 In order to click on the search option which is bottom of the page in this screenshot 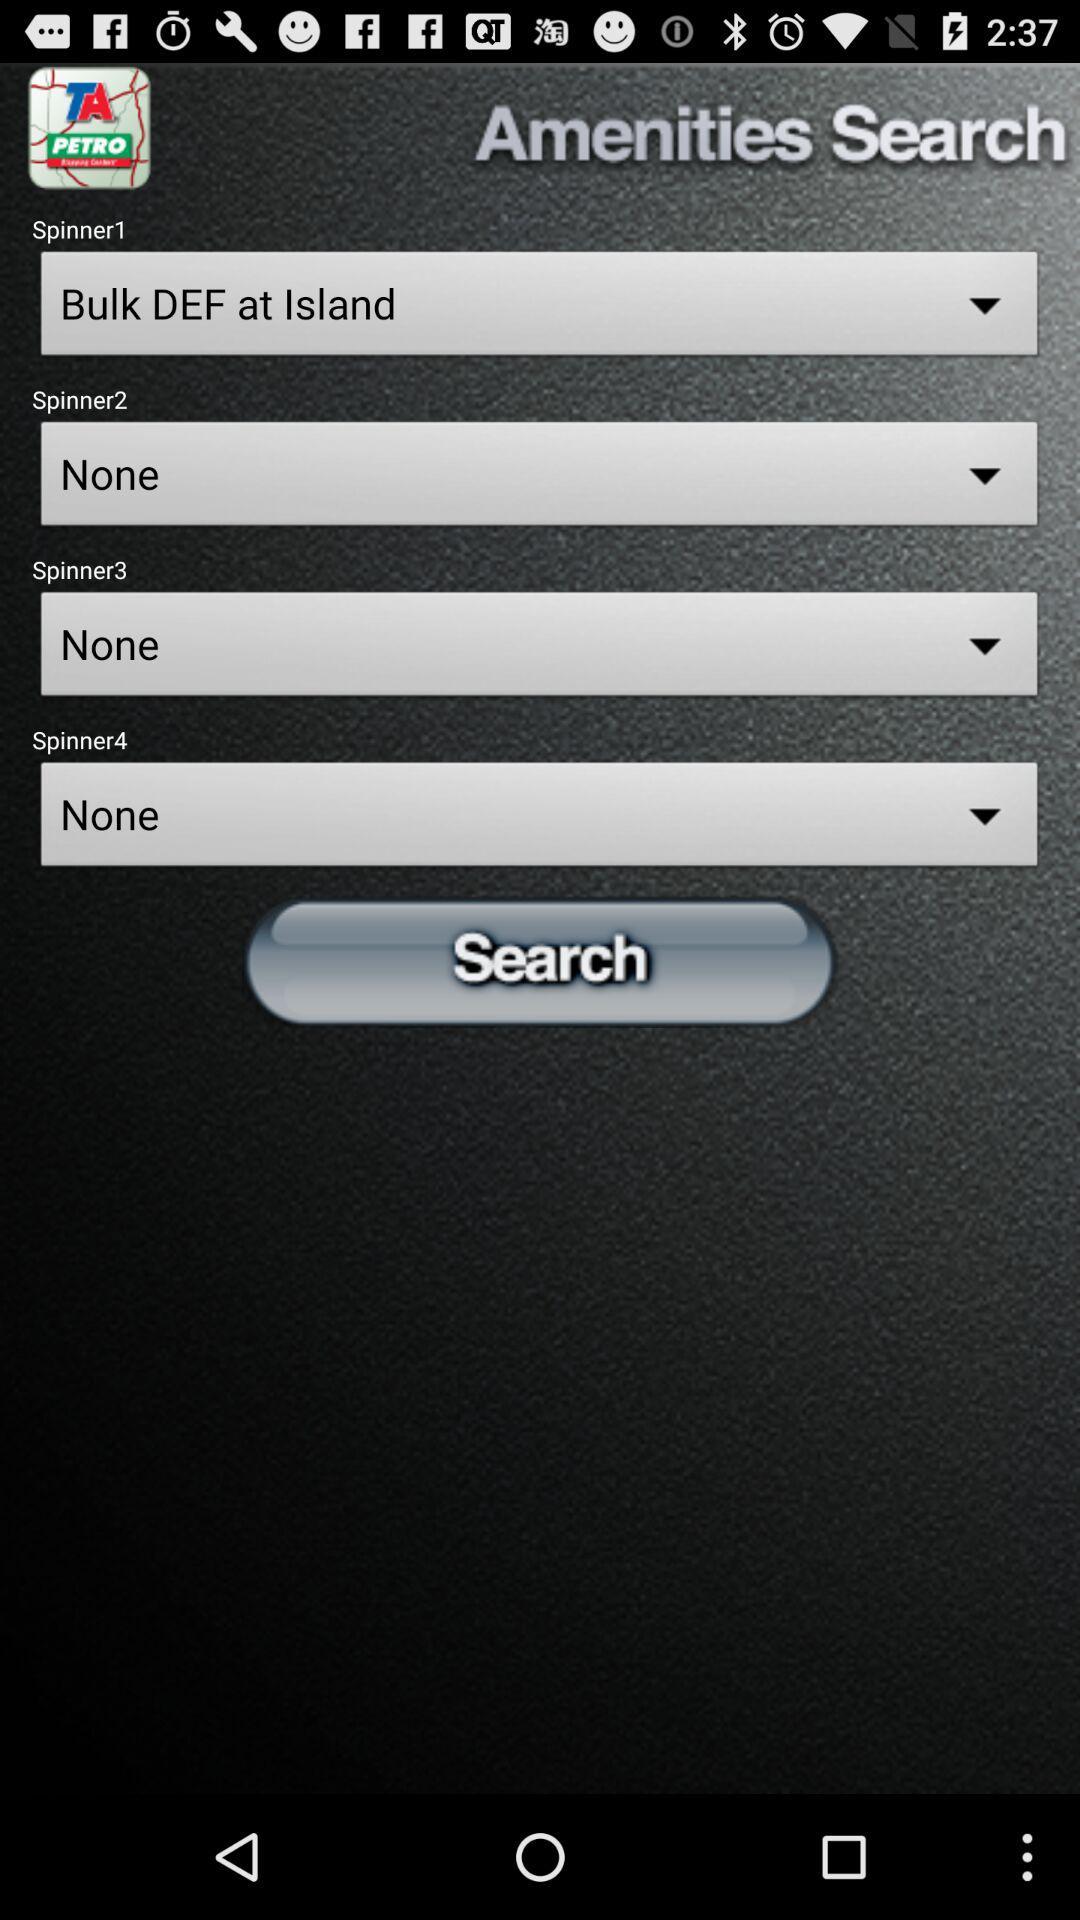, I will do `click(540, 960)`.